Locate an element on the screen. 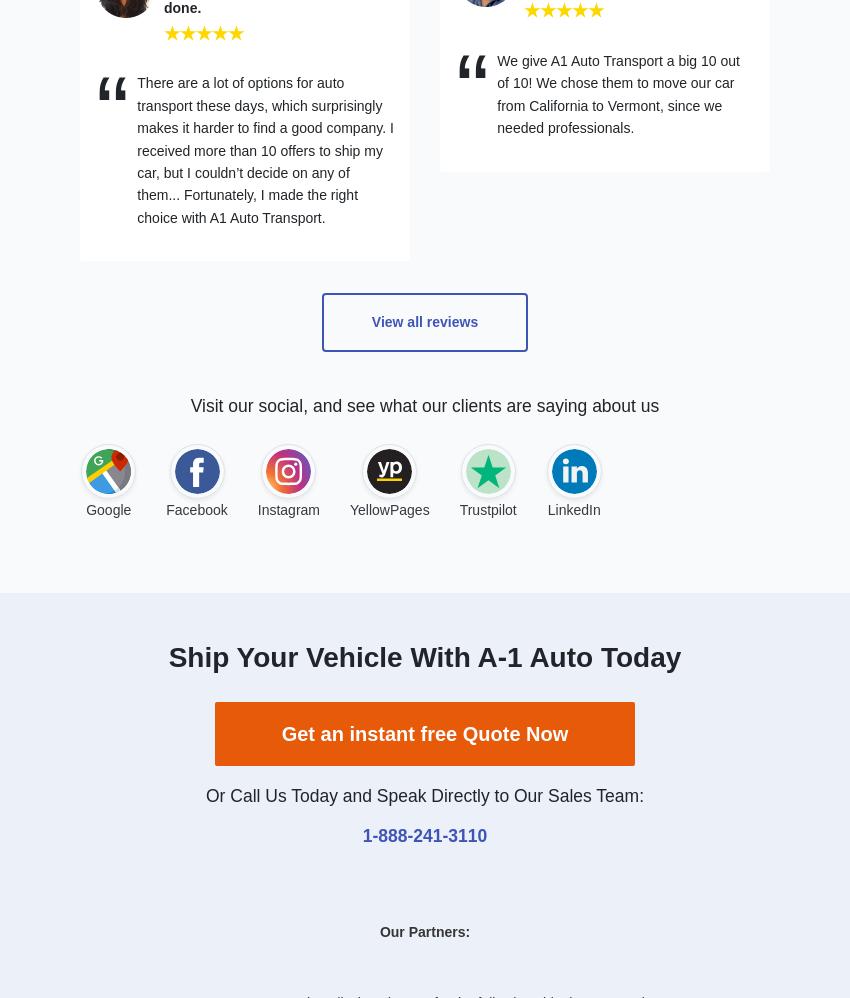 This screenshot has height=998, width=850. 'Facebook' is located at coordinates (195, 508).